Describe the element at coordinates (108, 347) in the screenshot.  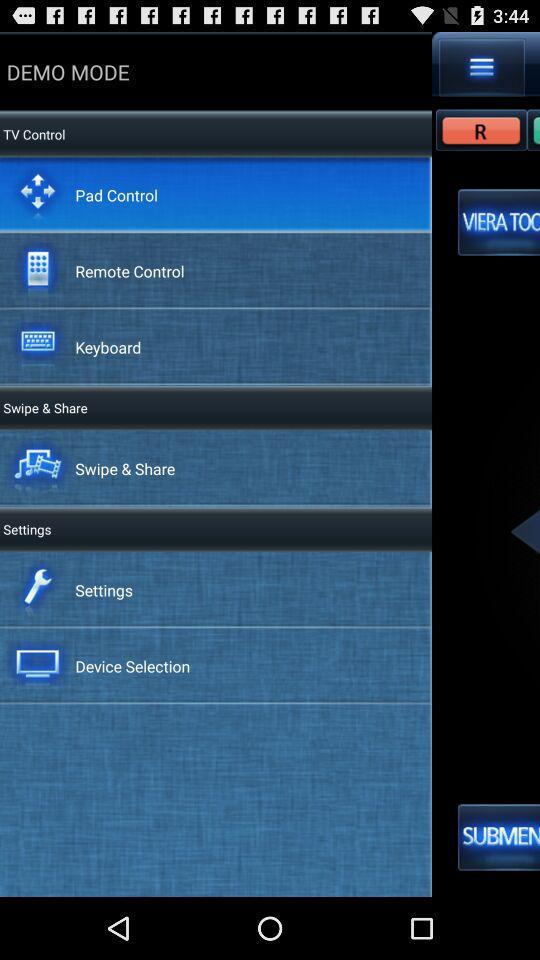
I see `the keyboard` at that location.